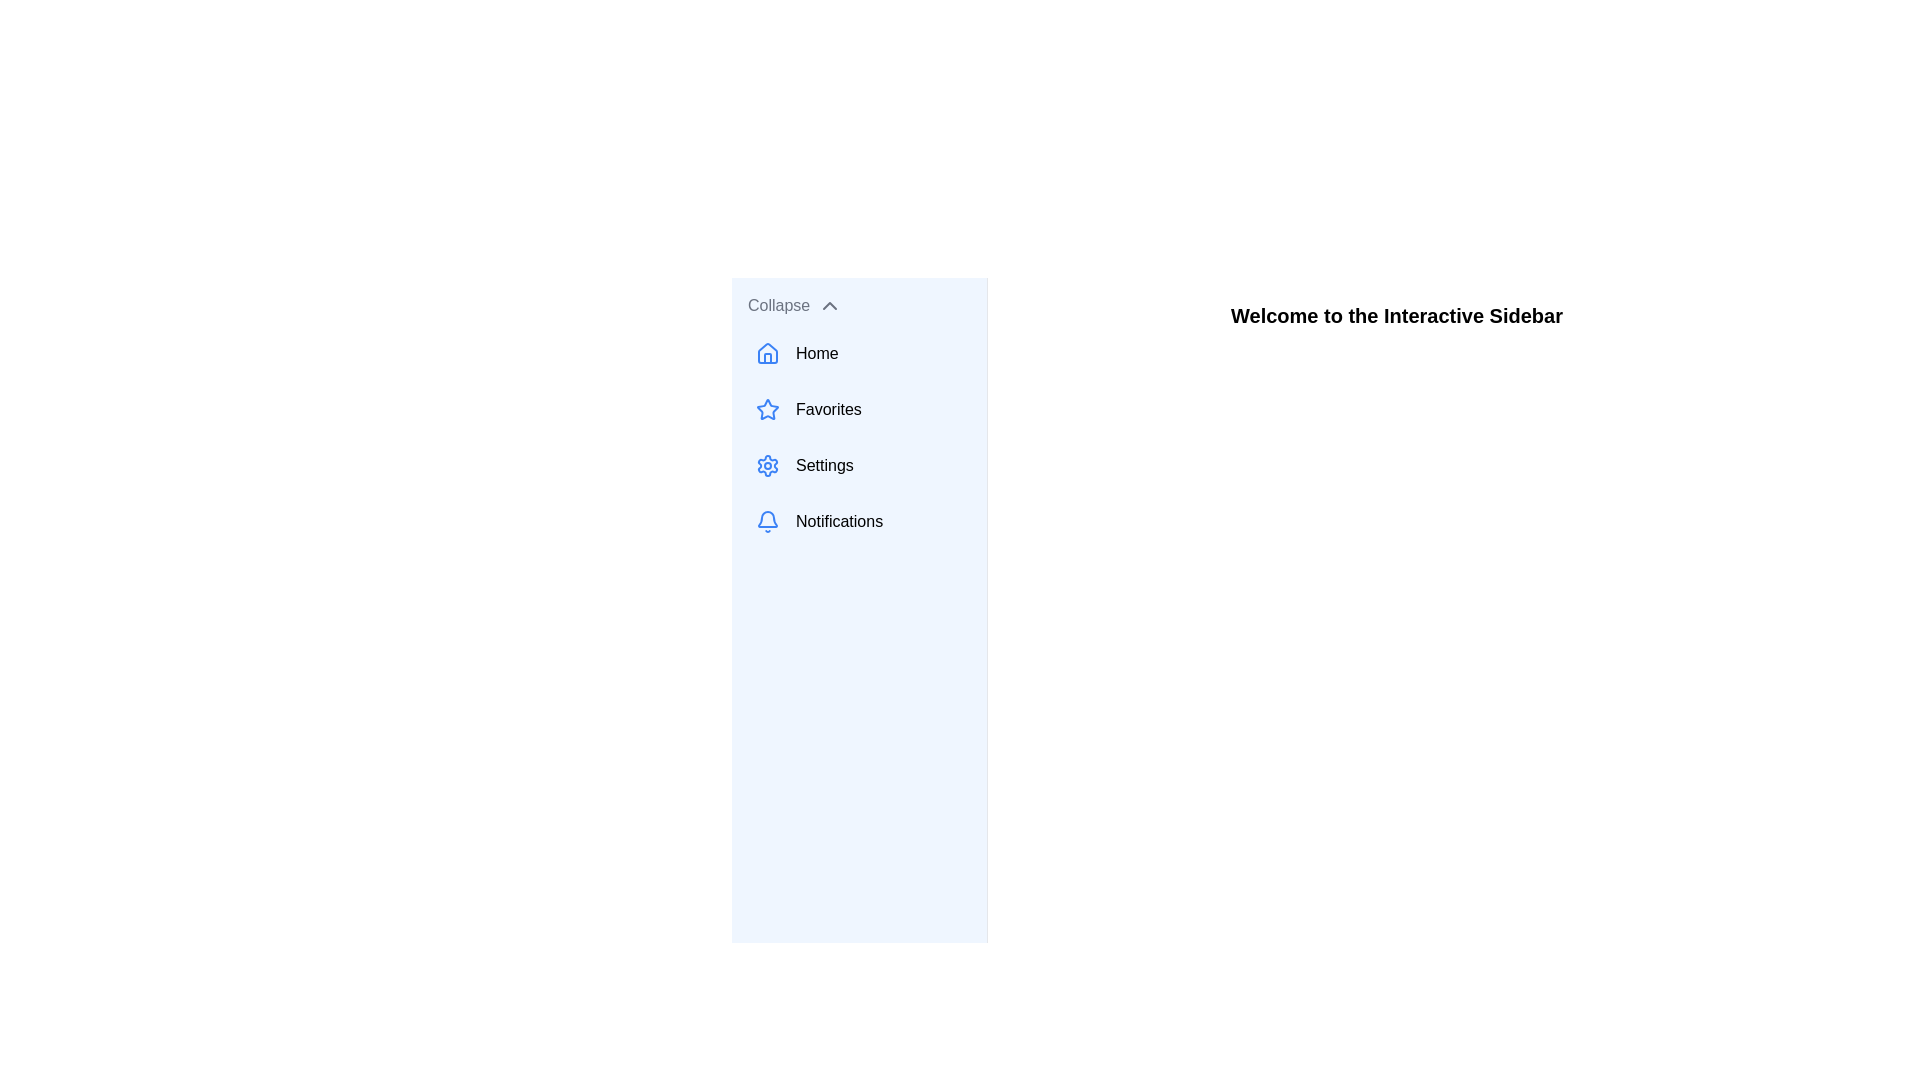  I want to click on the 'Favorites' button, which is the second item in the vertical sidebar menu and features a blue star icon followed by the text 'Favorites', so click(859, 408).